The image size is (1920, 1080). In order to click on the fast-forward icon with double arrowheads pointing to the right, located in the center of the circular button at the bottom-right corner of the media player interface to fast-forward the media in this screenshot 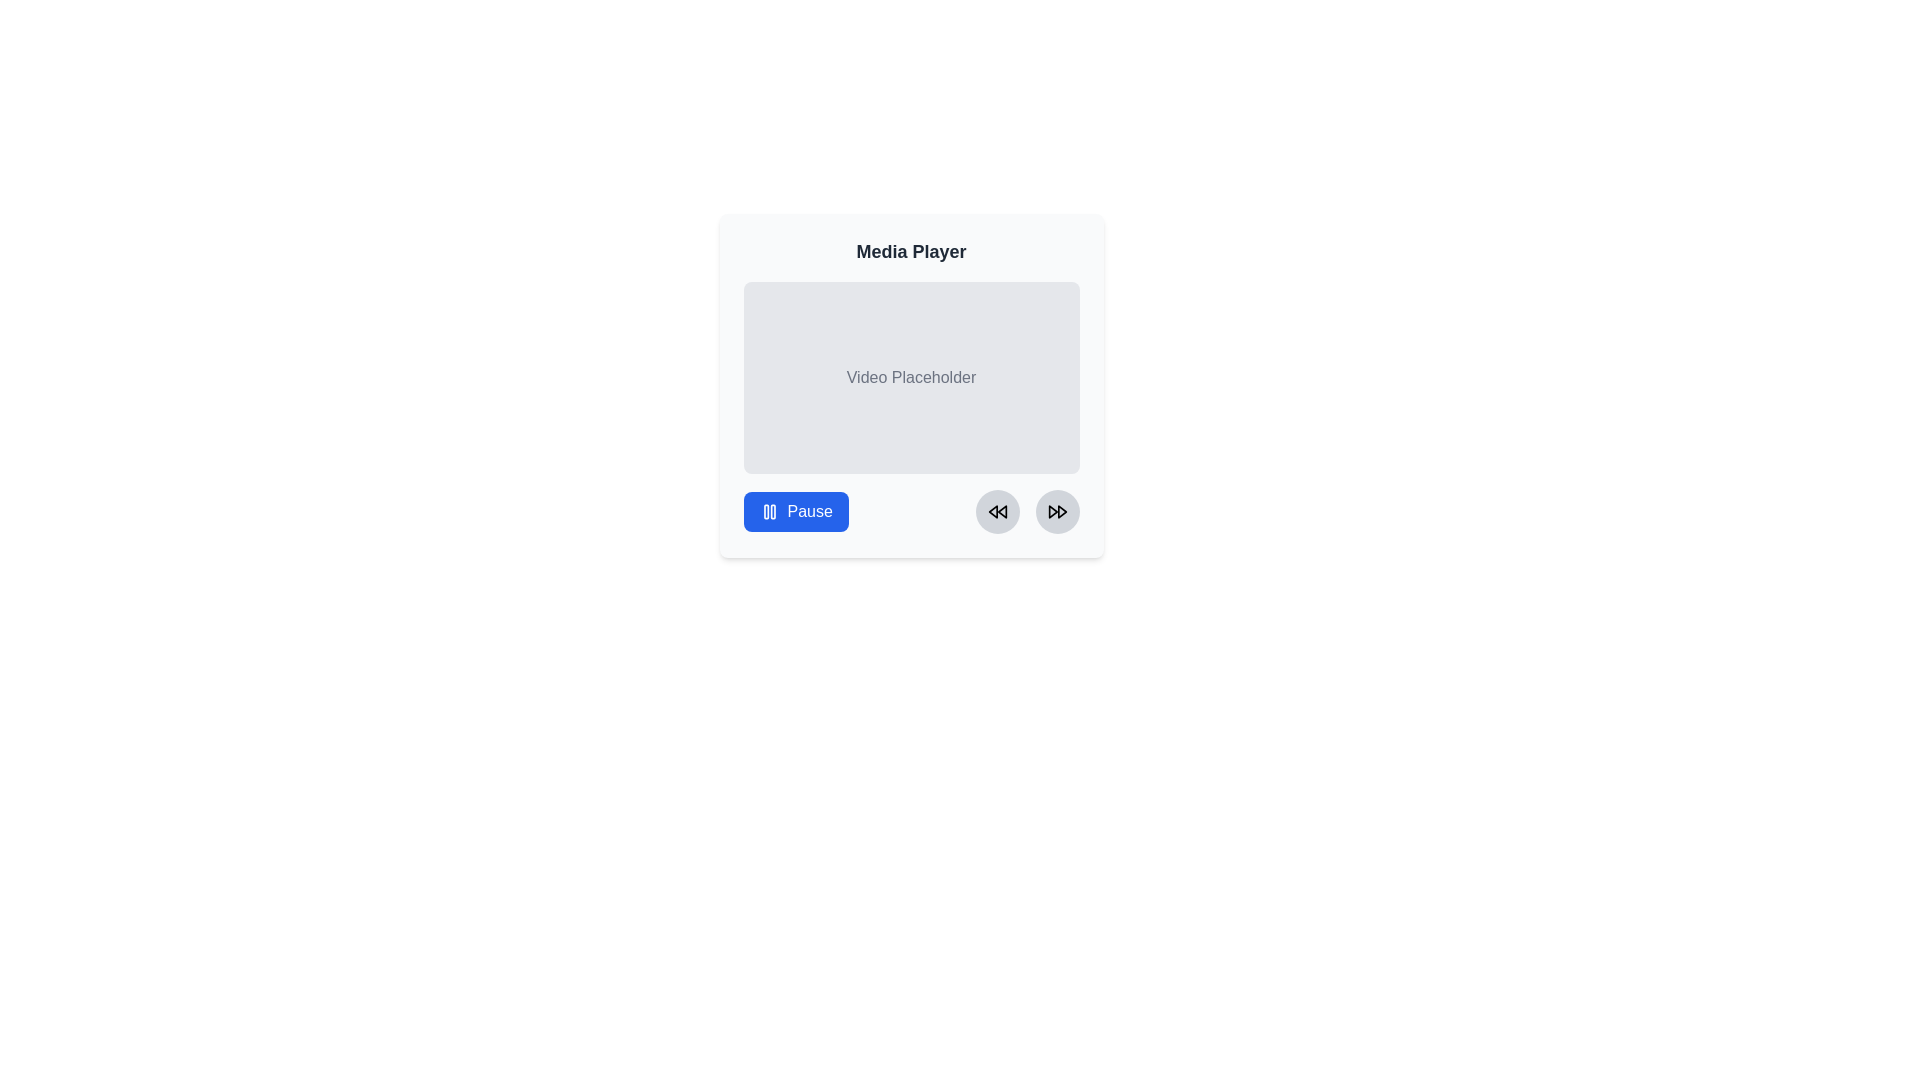, I will do `click(1056, 511)`.